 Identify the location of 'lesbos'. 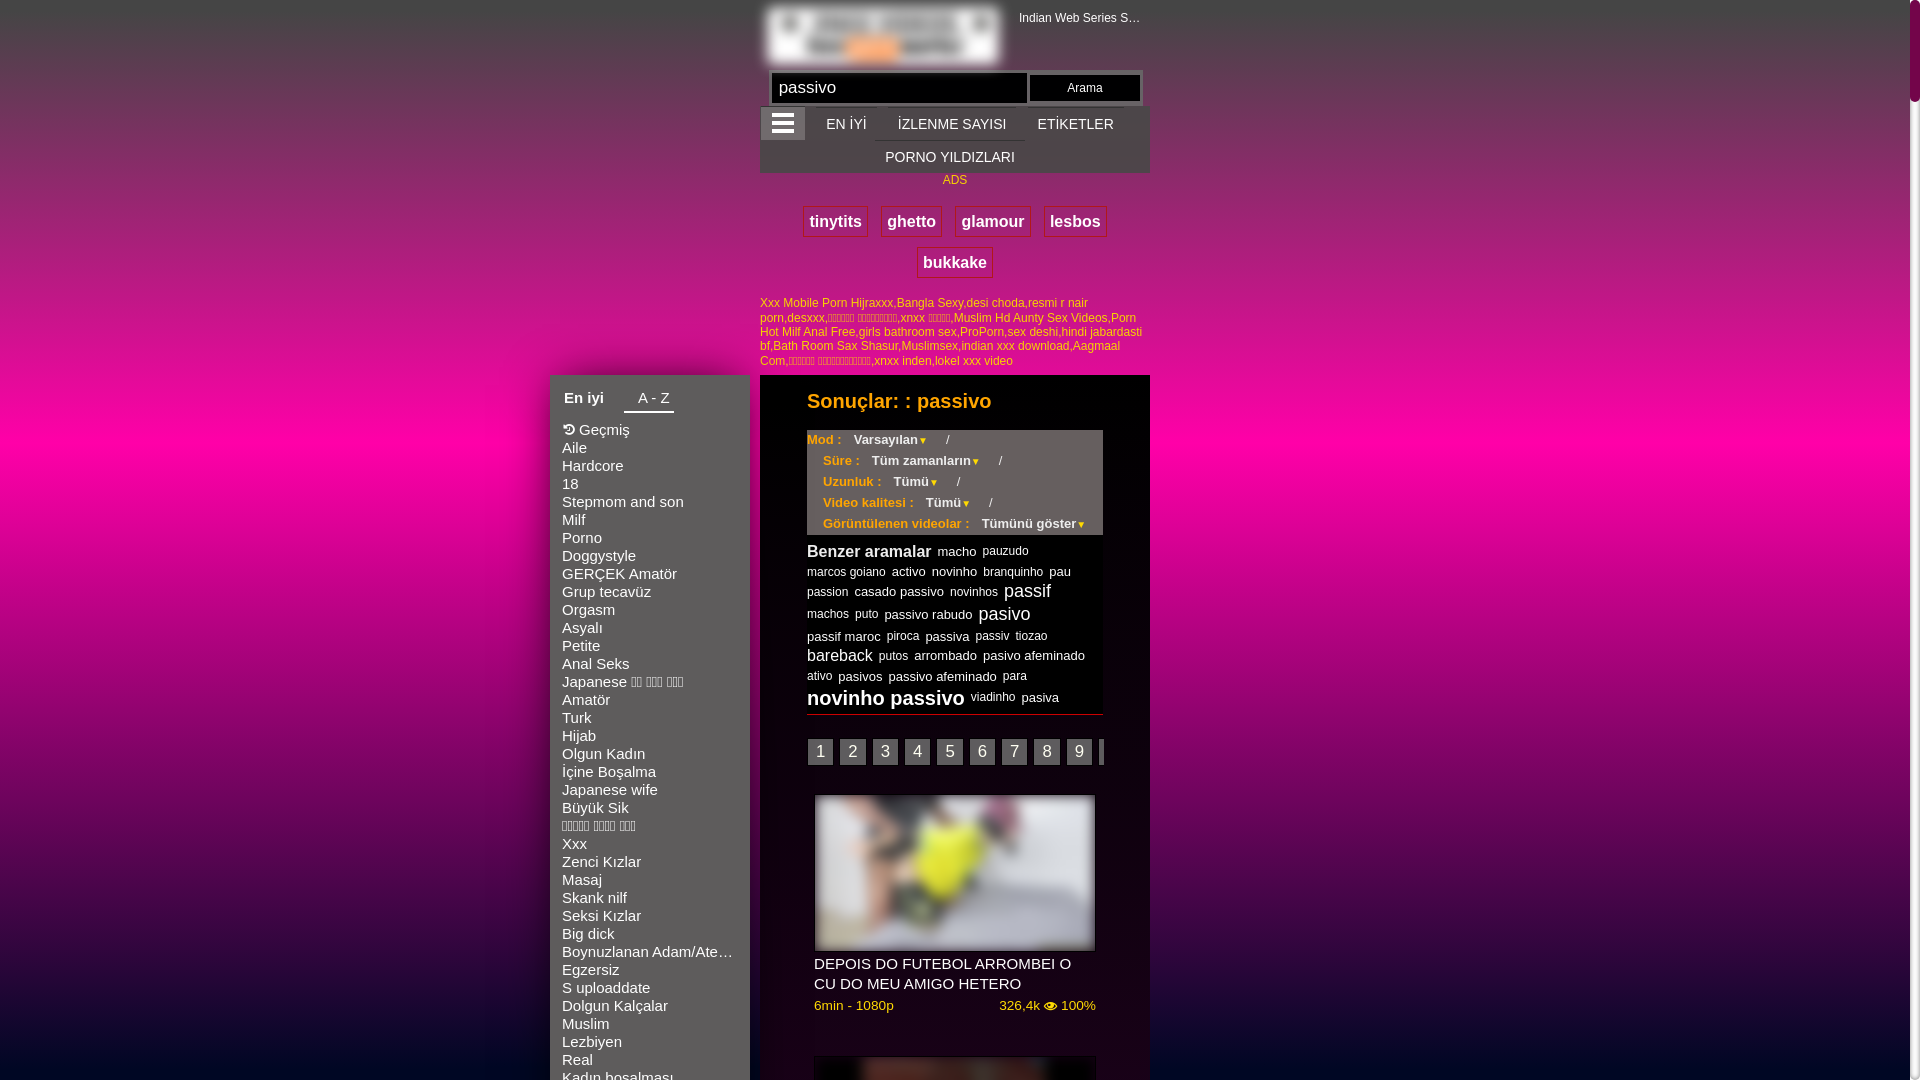
(1074, 221).